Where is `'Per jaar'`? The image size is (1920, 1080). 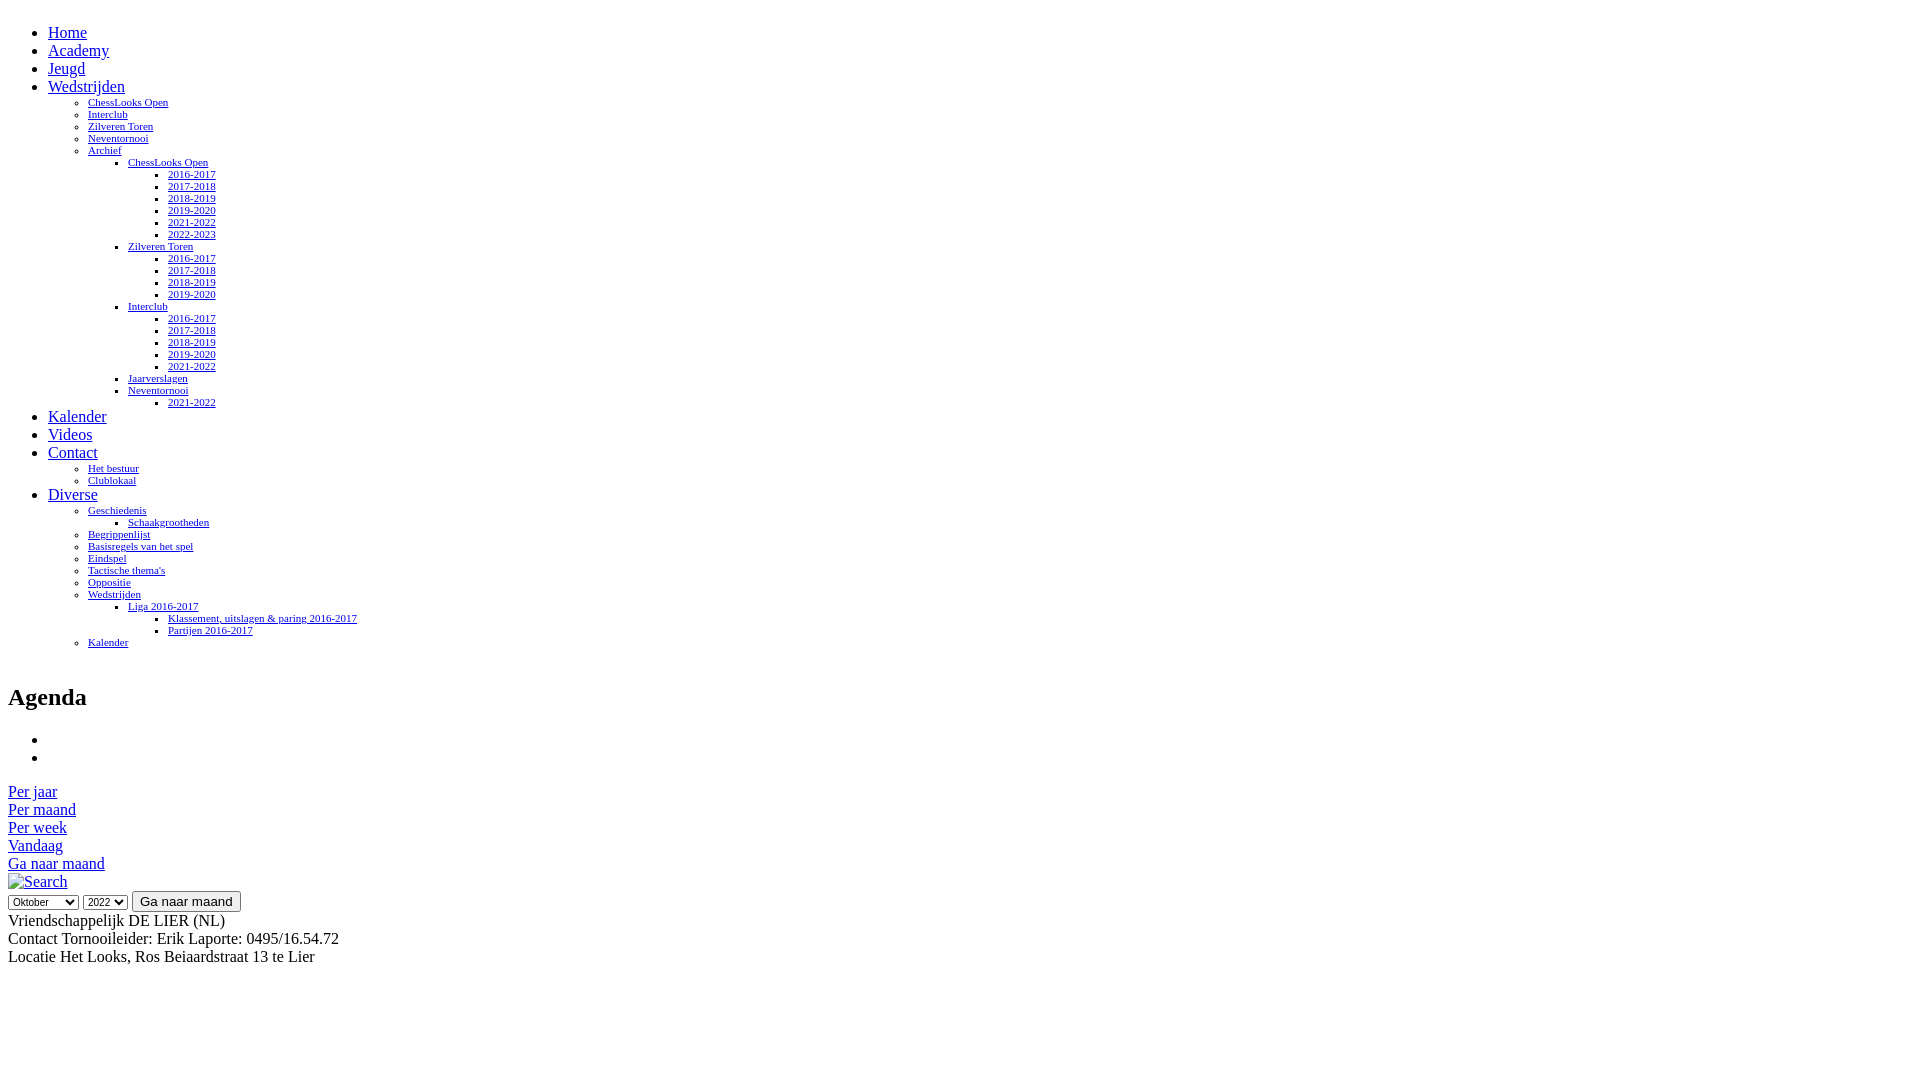 'Per jaar' is located at coordinates (32, 790).